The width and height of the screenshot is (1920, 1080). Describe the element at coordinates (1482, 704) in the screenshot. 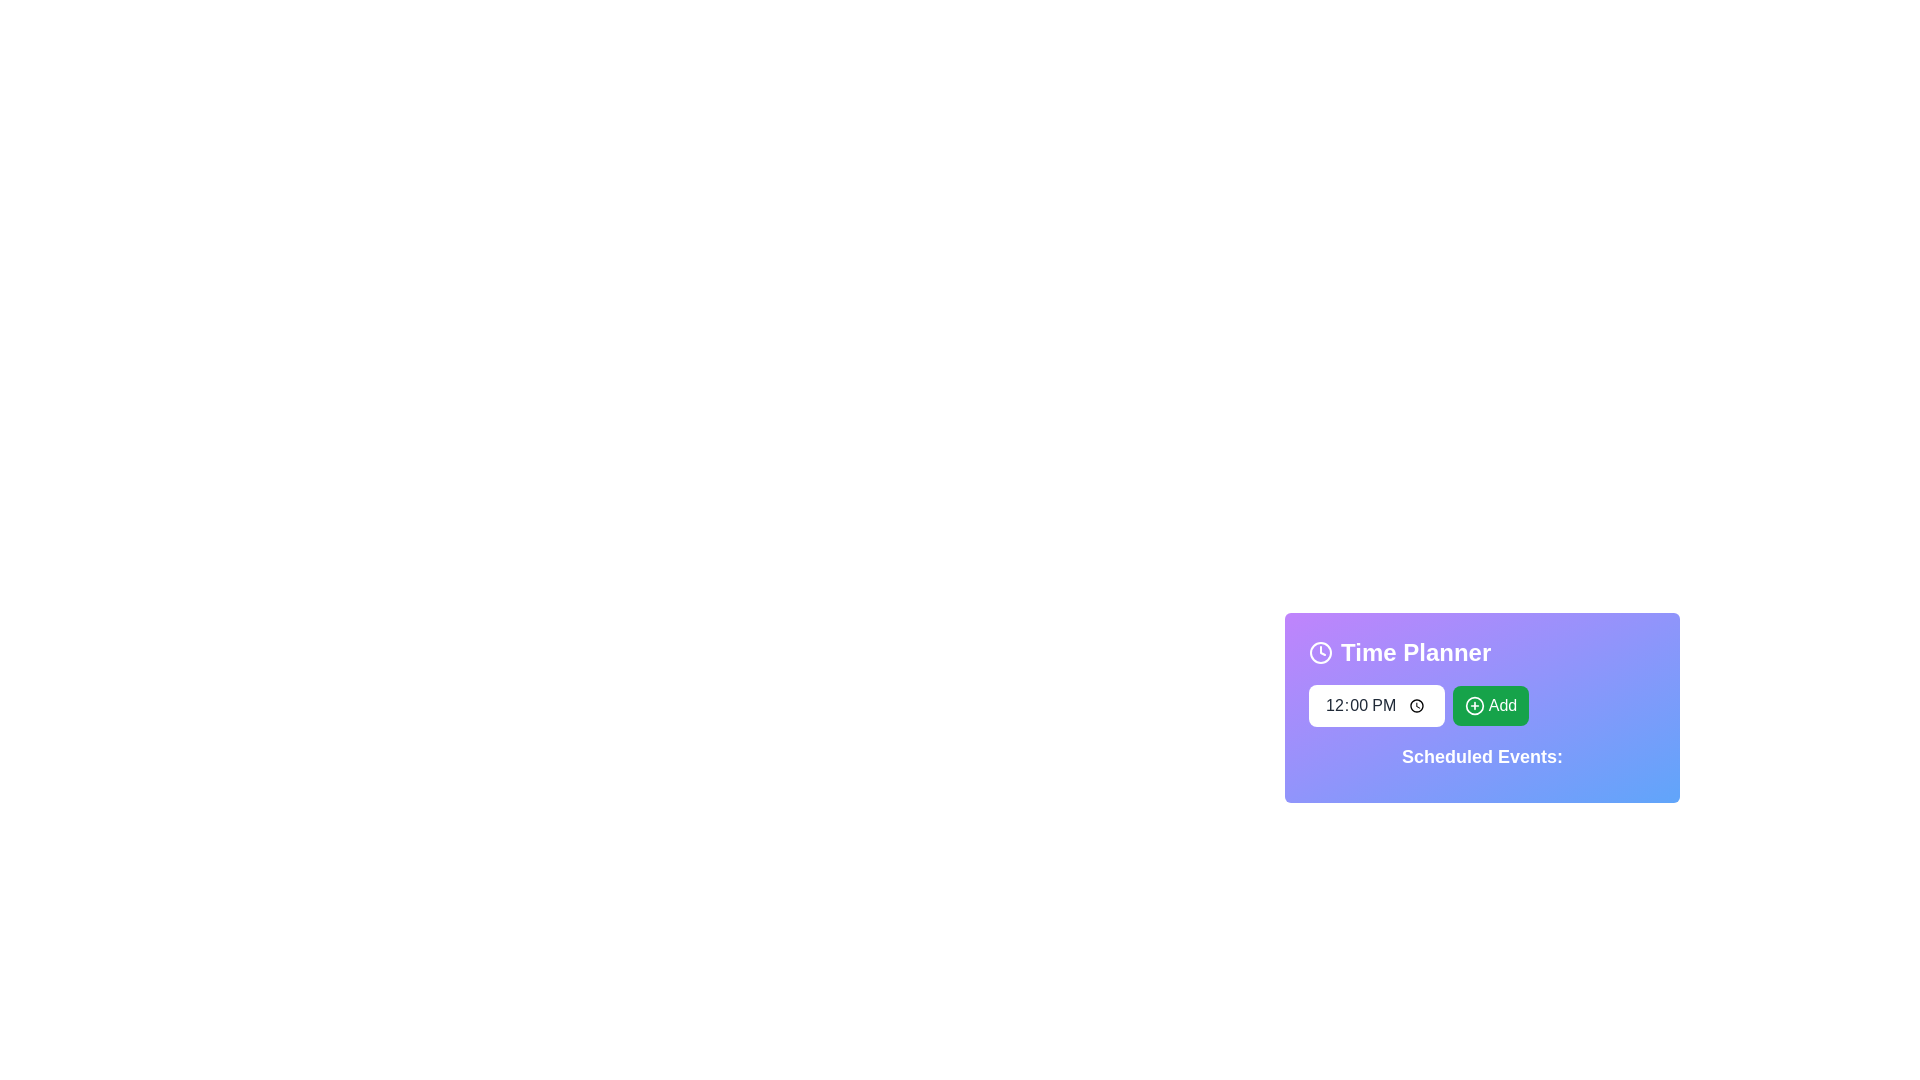

I see `the button located to the right of the '12:00 PM' time input field in the 'Time Planner' section` at that location.